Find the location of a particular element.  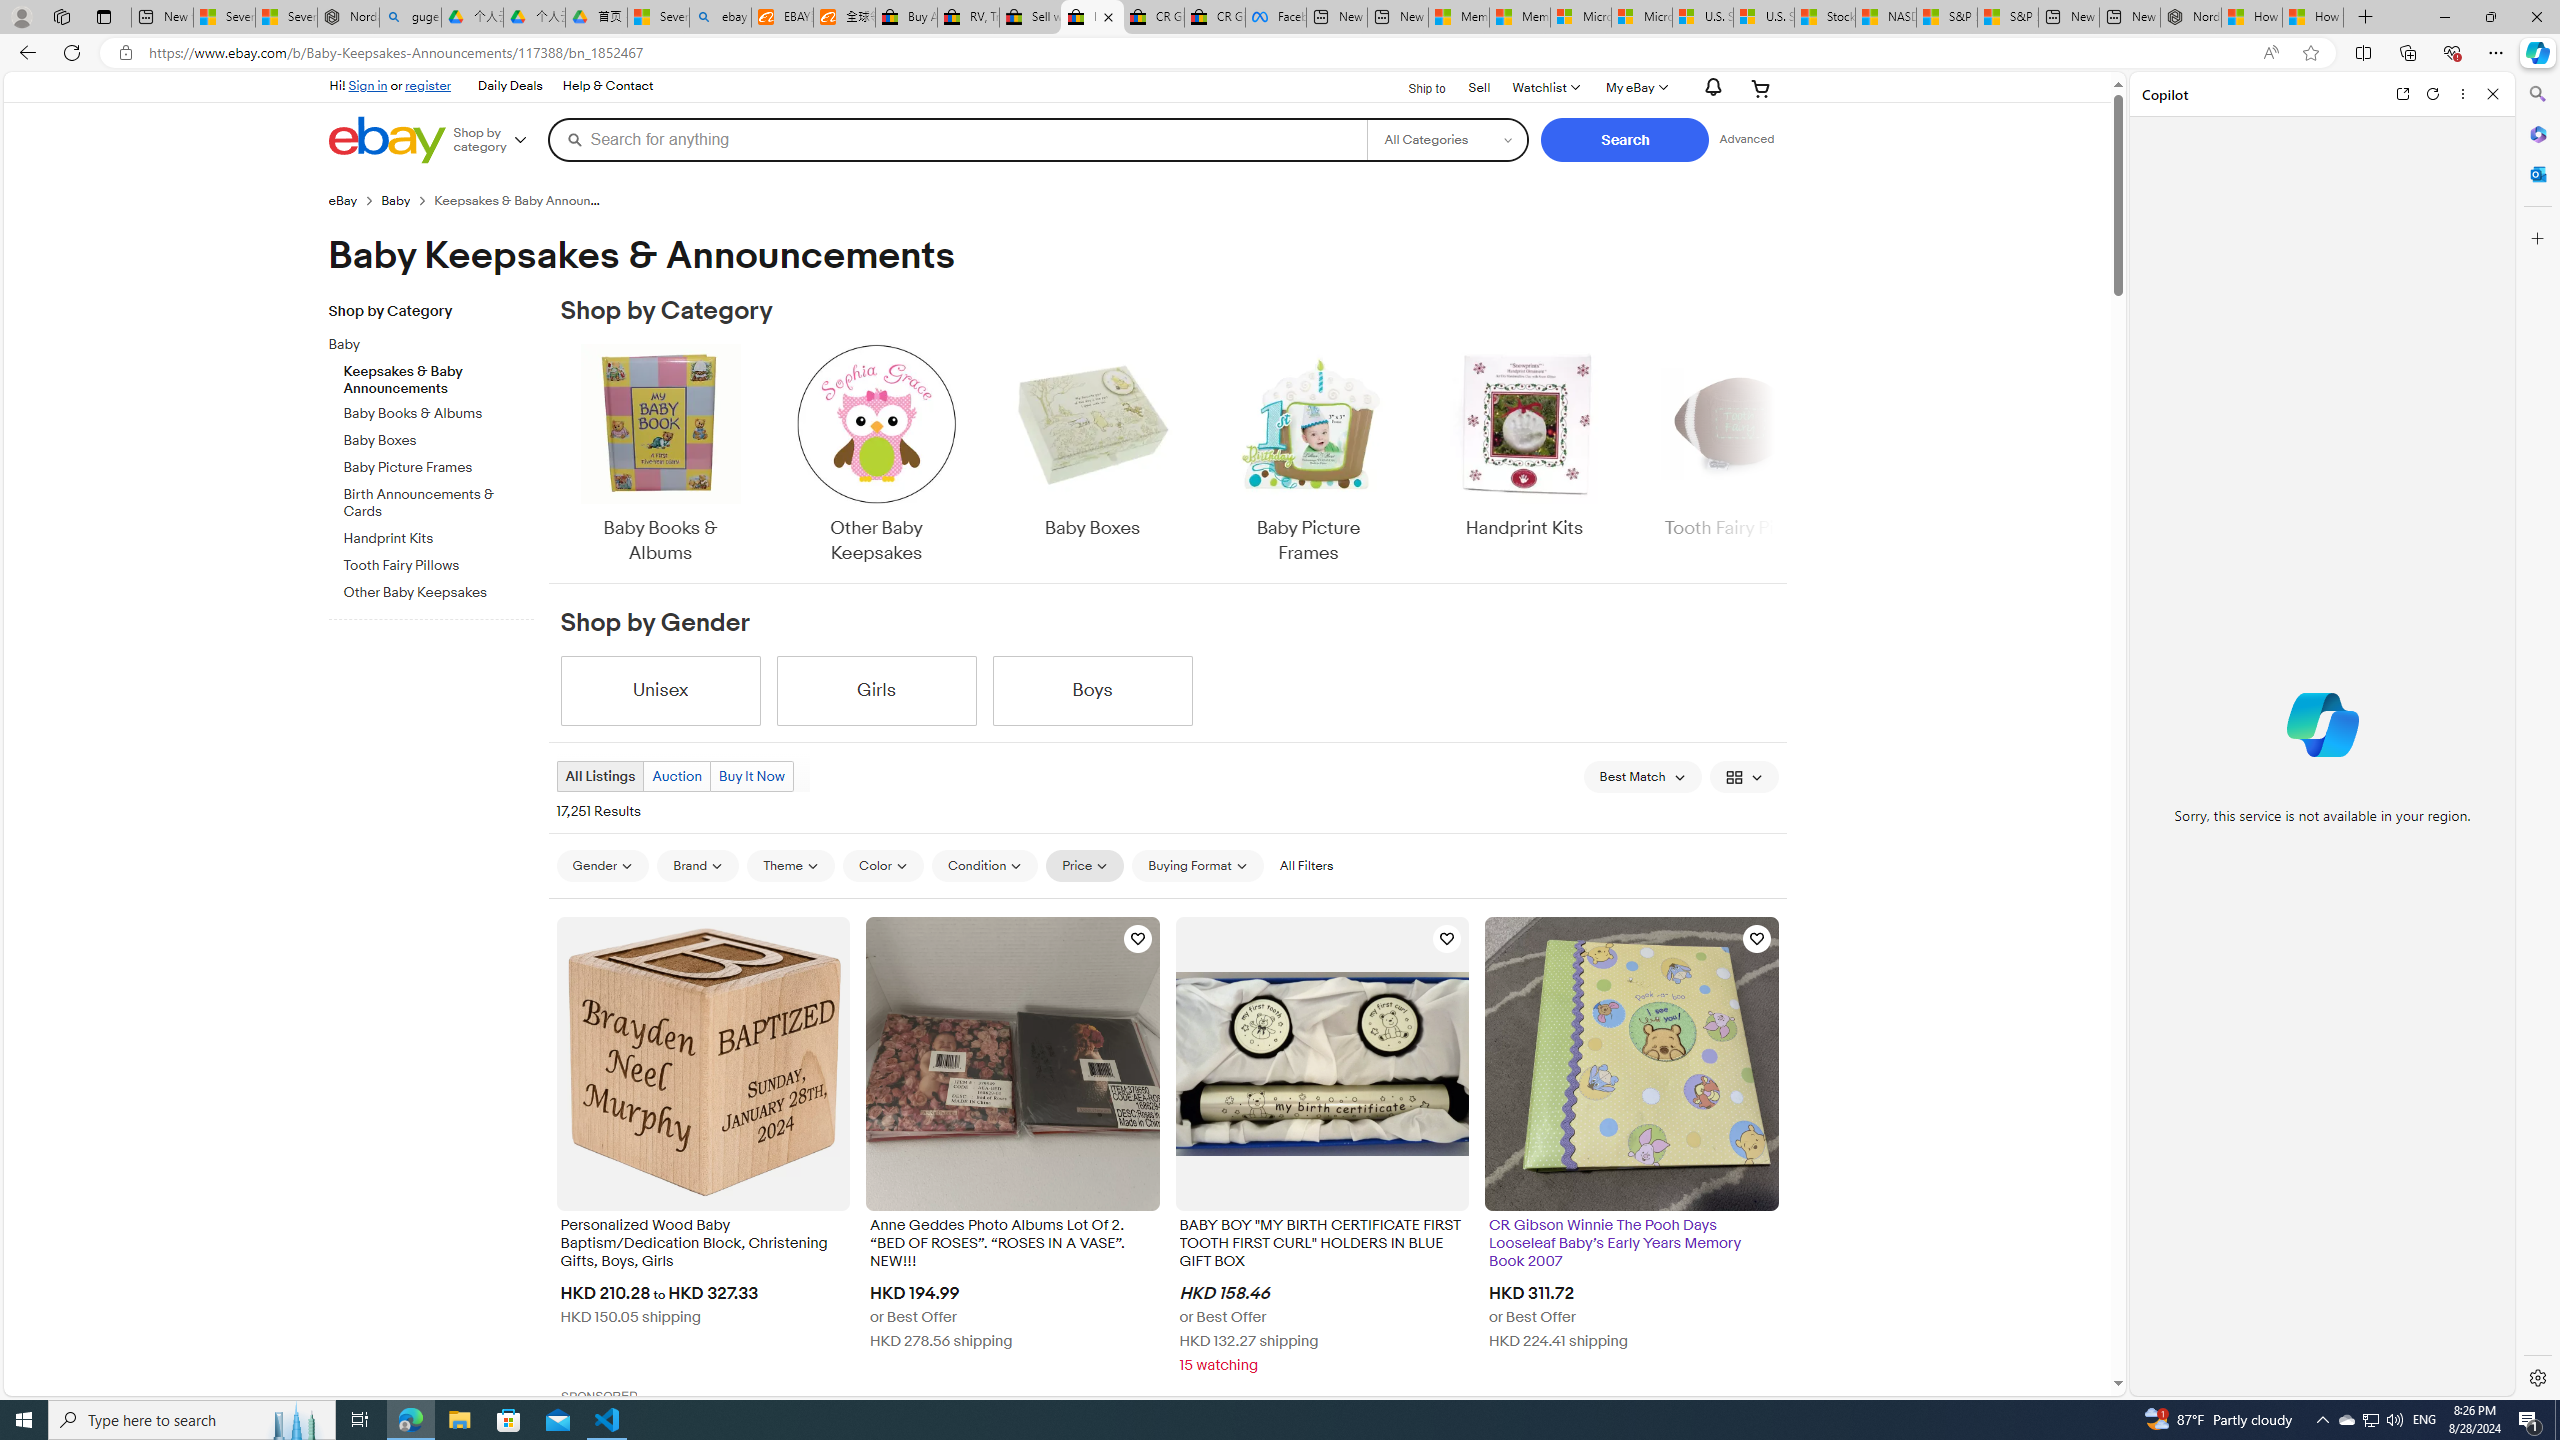

'eBay' is located at coordinates (342, 199).